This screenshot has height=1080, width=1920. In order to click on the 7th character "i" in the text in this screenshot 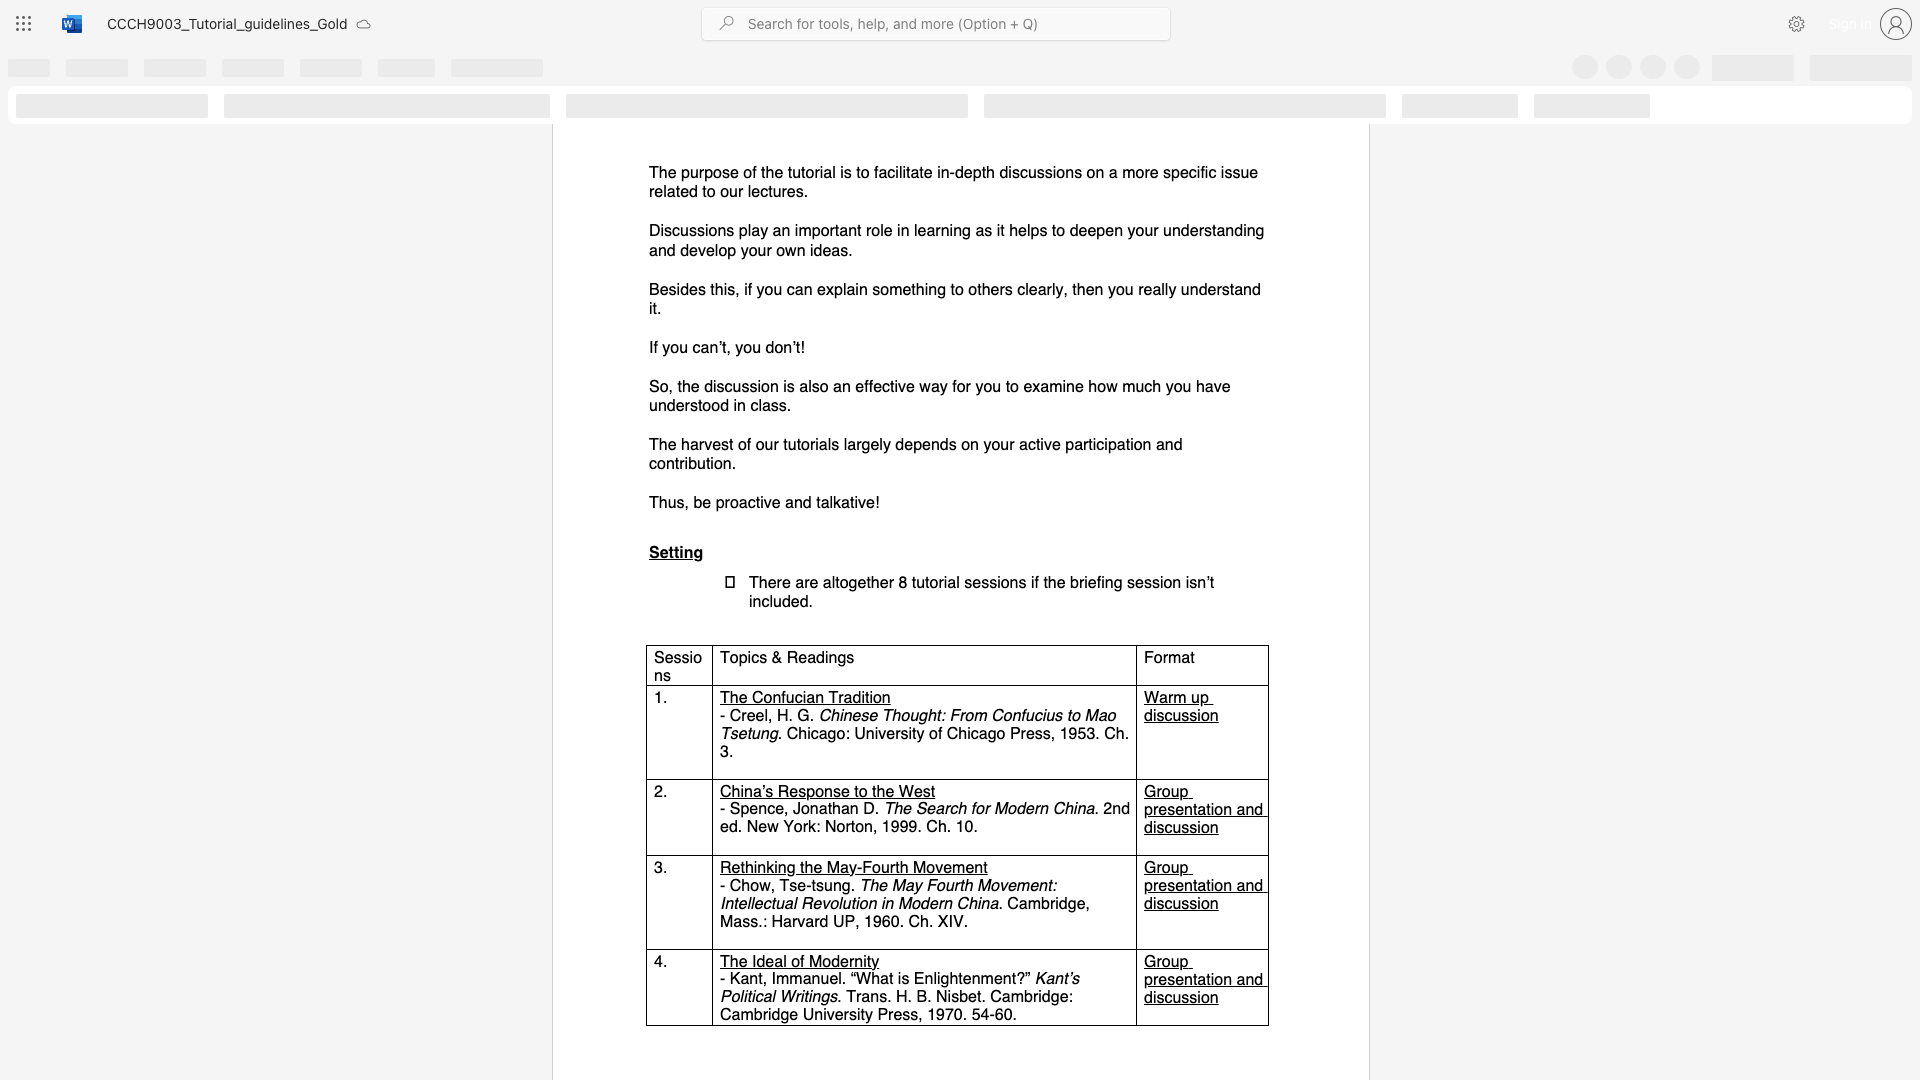, I will do `click(1187, 582)`.